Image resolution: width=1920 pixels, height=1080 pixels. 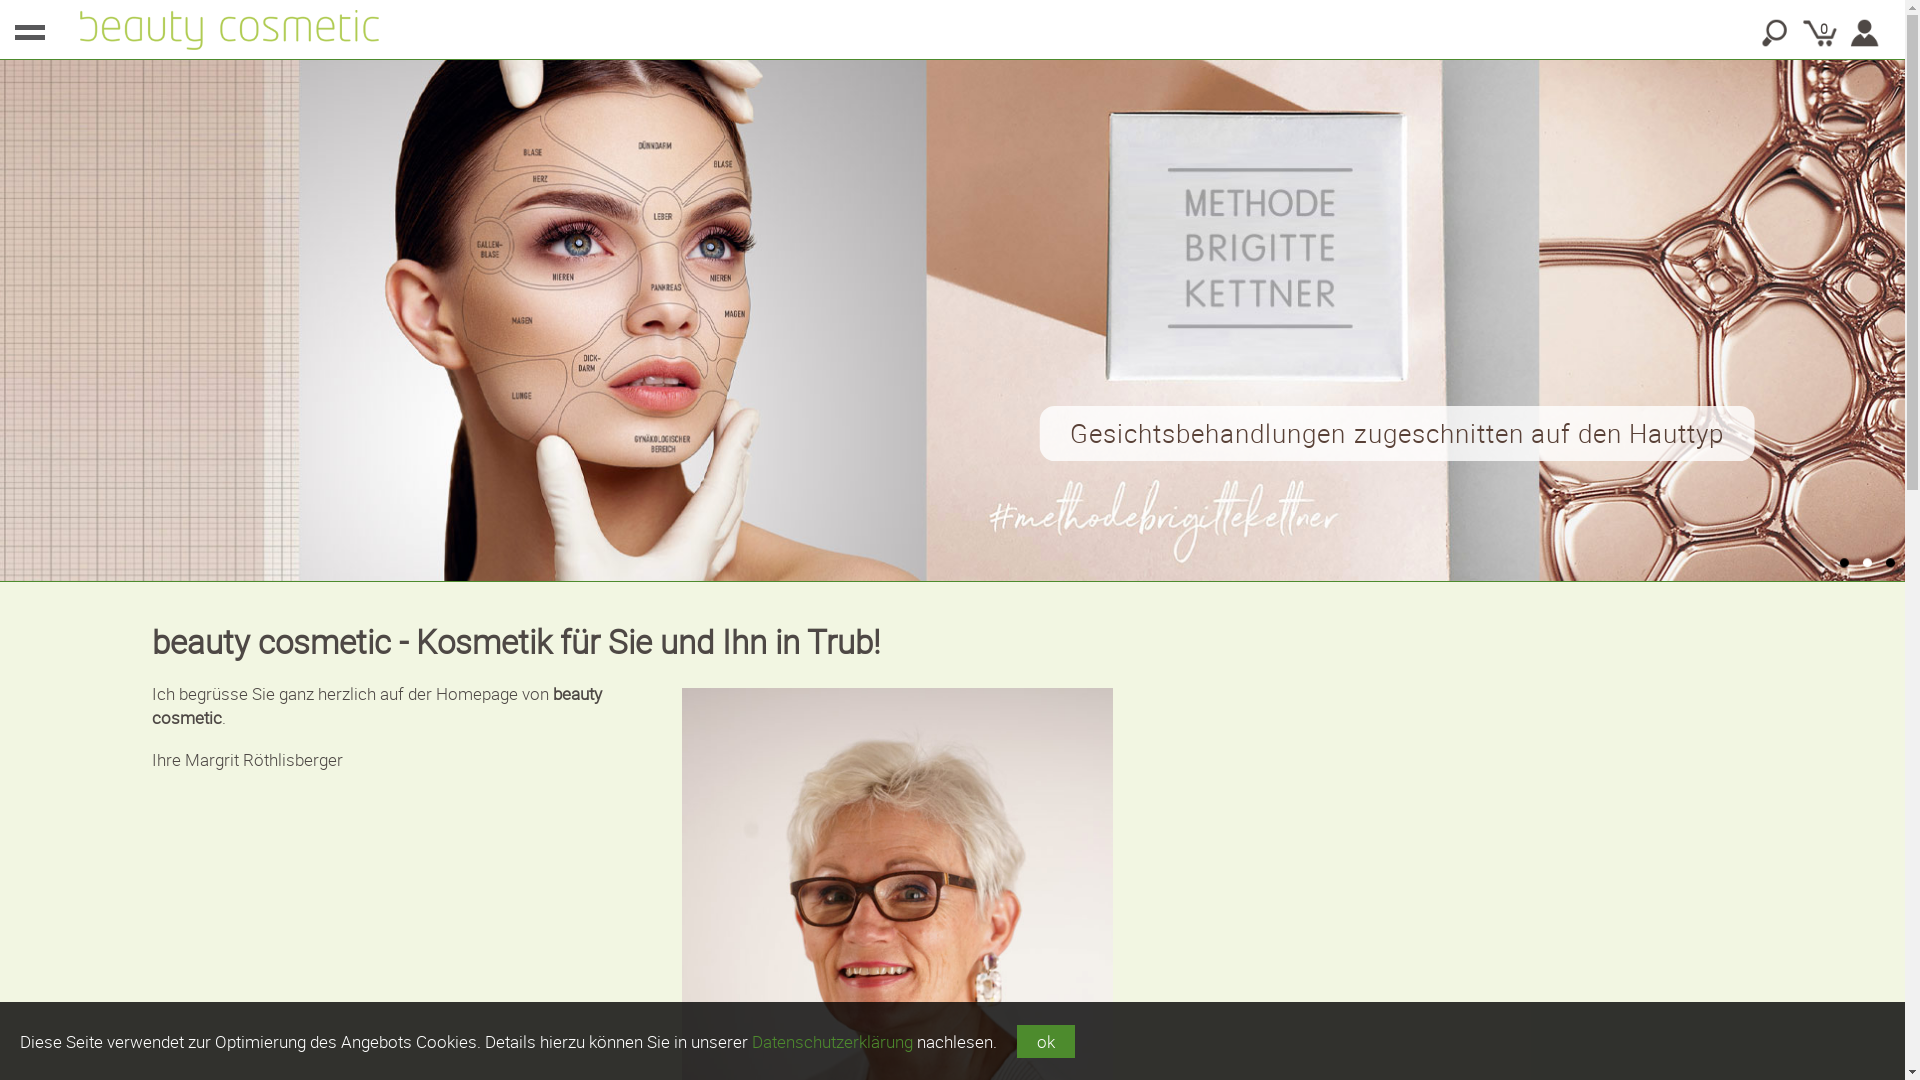 I want to click on 'Gesichtsbehandlungen', so click(x=949, y=319).